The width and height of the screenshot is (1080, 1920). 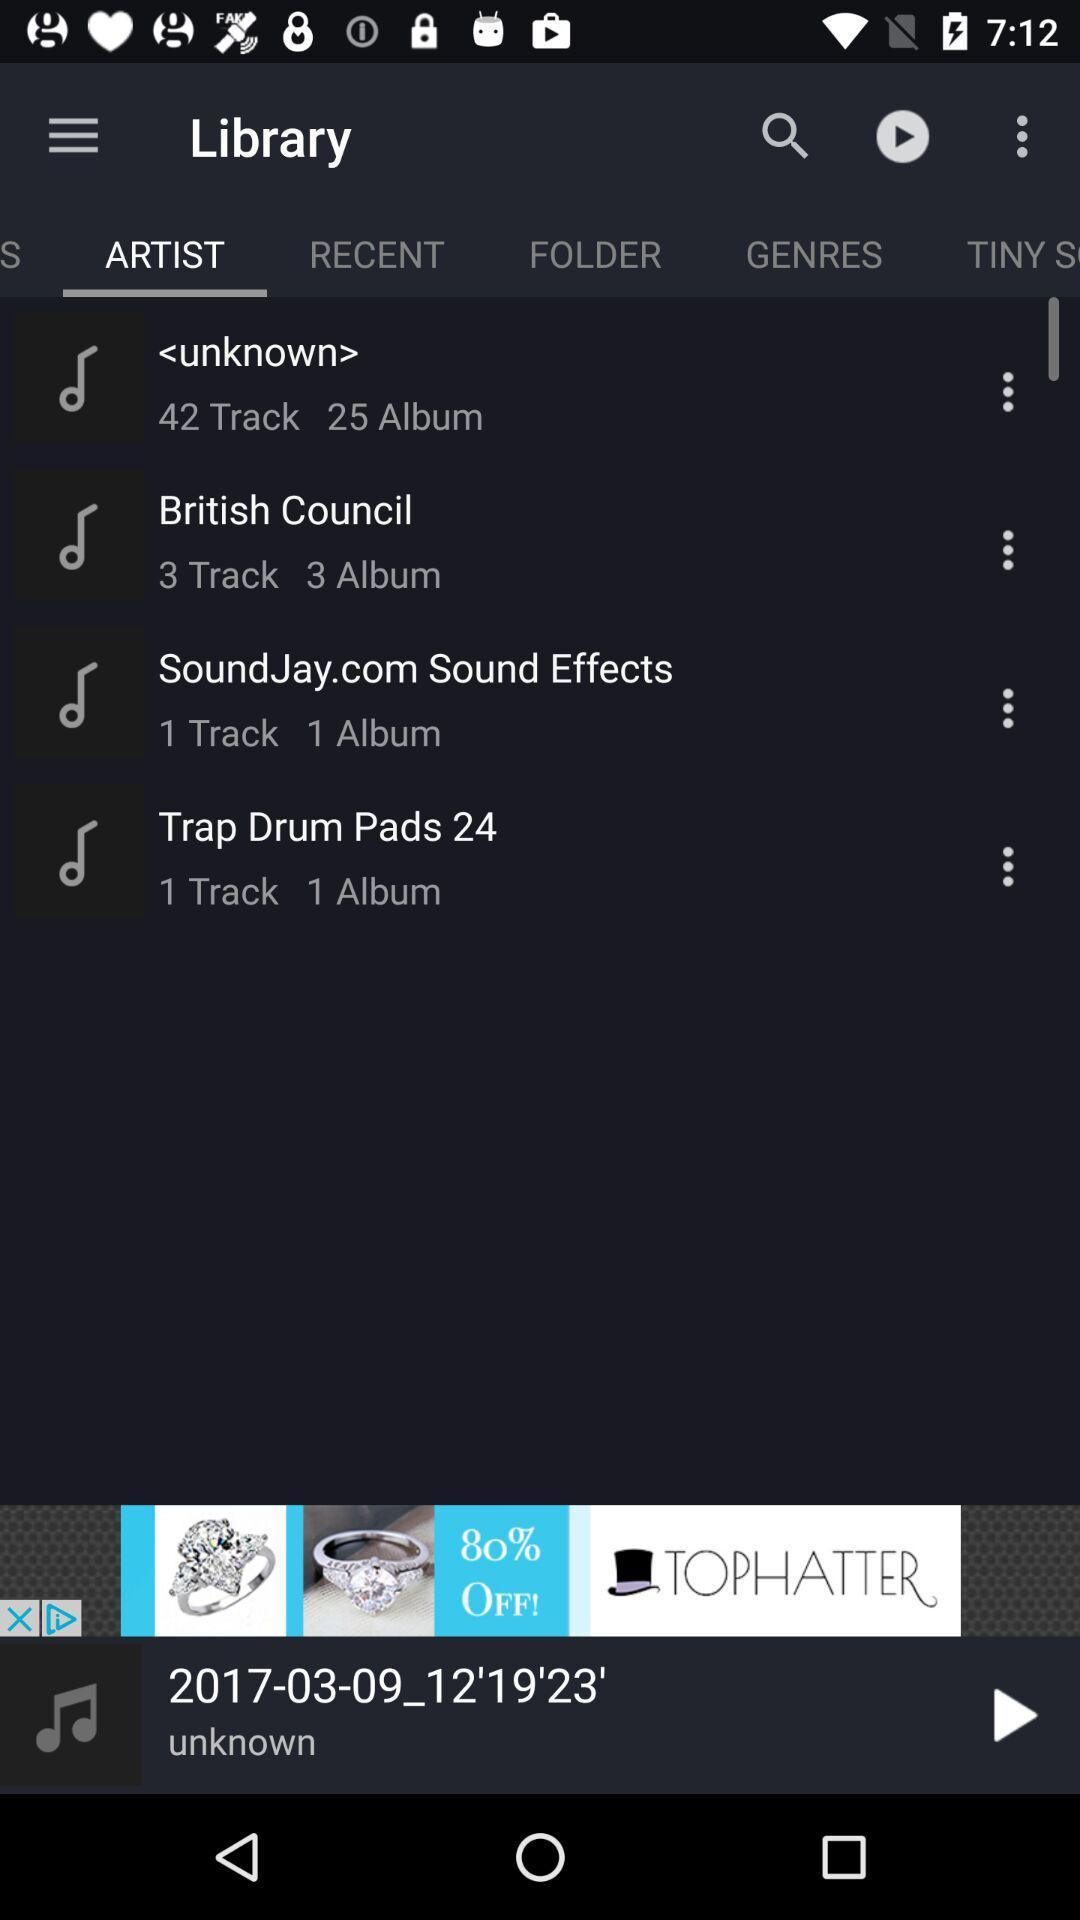 I want to click on move to floder tab, so click(x=594, y=252).